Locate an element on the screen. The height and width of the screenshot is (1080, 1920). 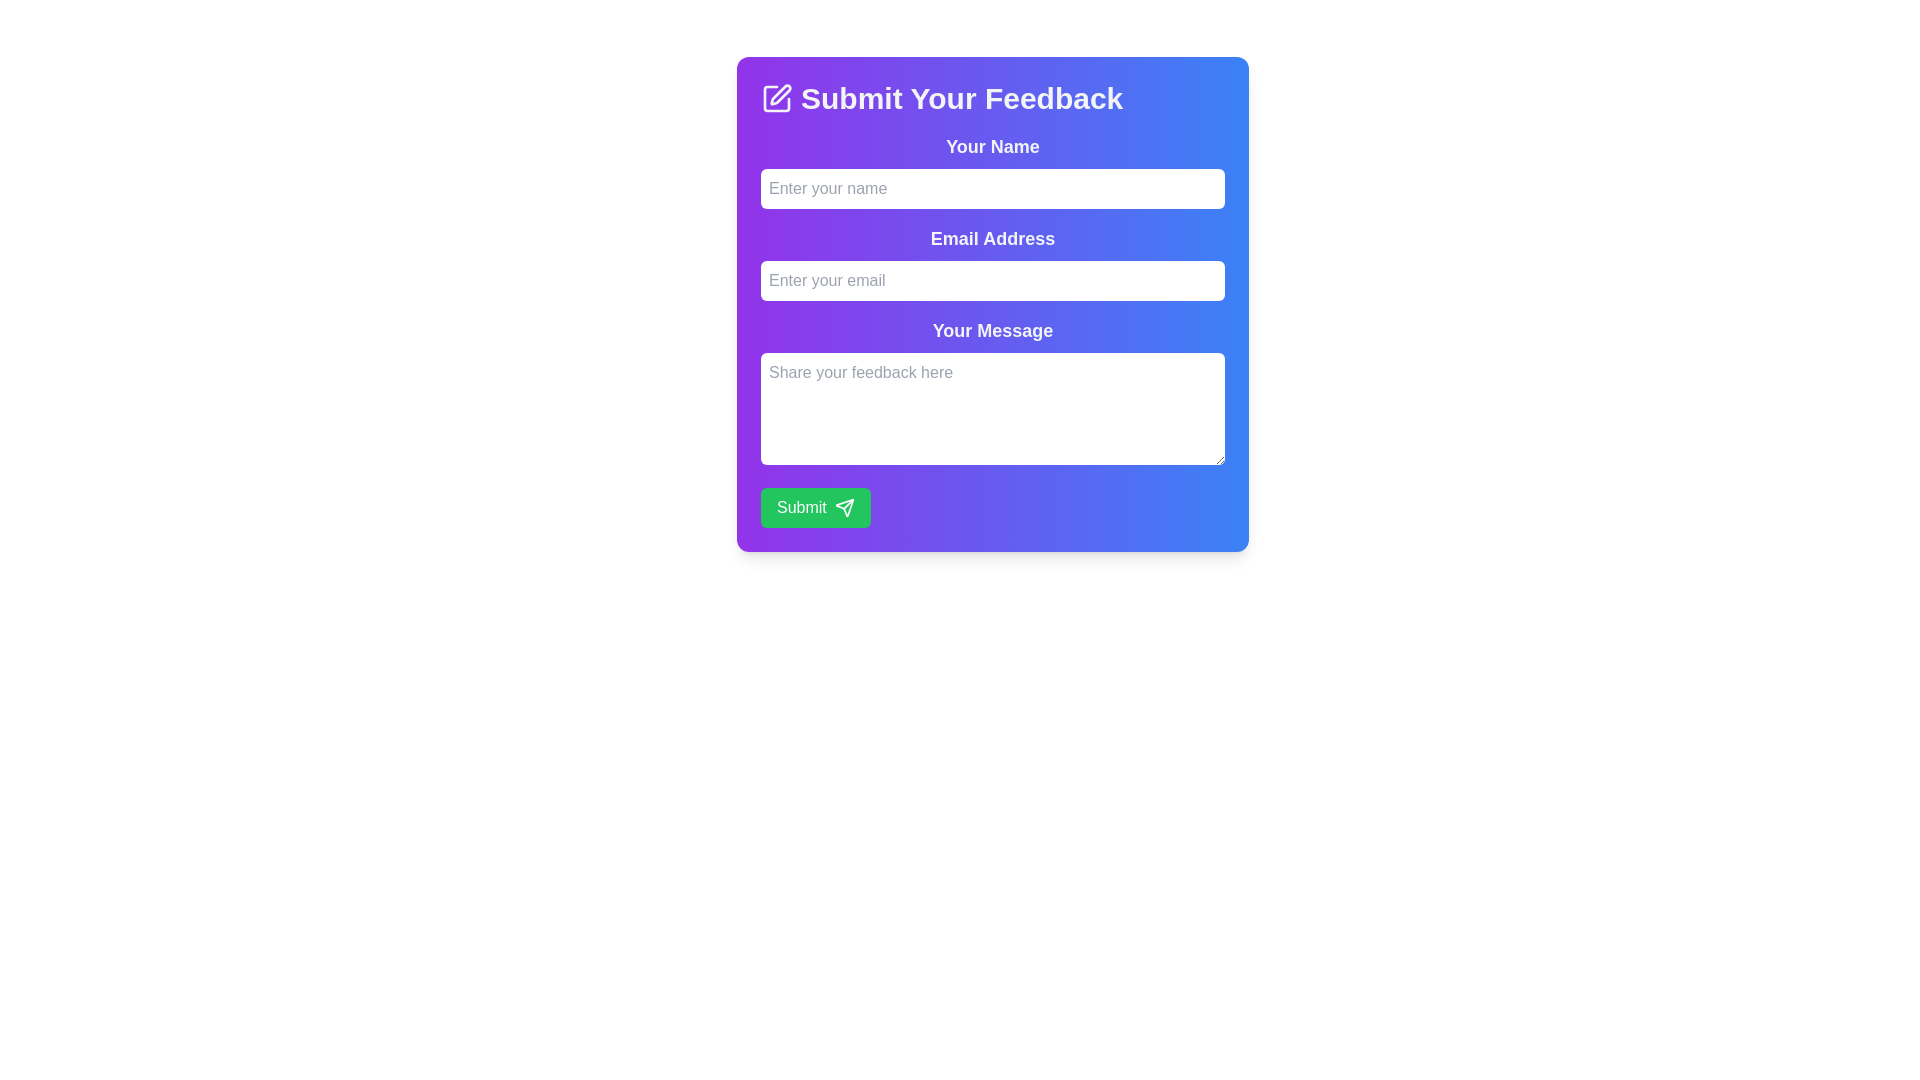
the descriptive label for the email input field, which is the second visible label in the form, positioned directly above the email input field is located at coordinates (993, 238).